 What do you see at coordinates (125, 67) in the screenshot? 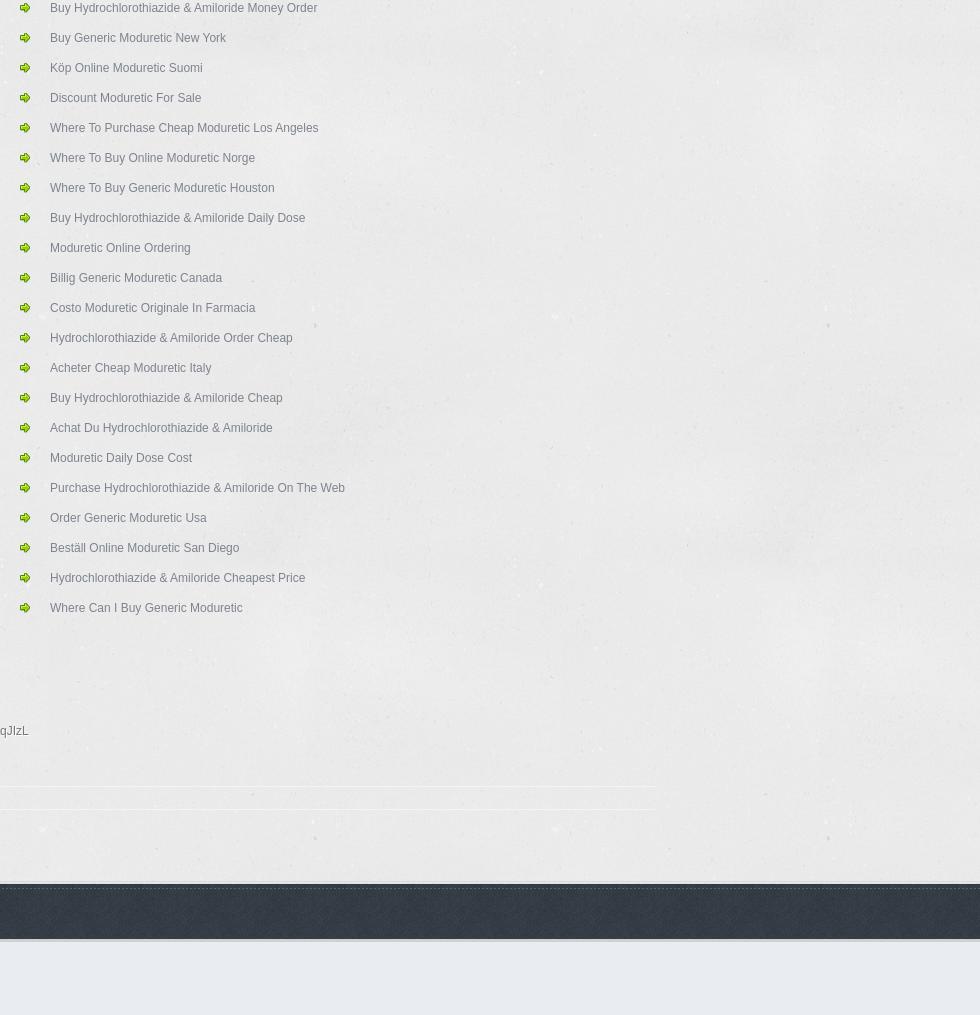
I see `'Köp Online Moduretic Suomi'` at bounding box center [125, 67].